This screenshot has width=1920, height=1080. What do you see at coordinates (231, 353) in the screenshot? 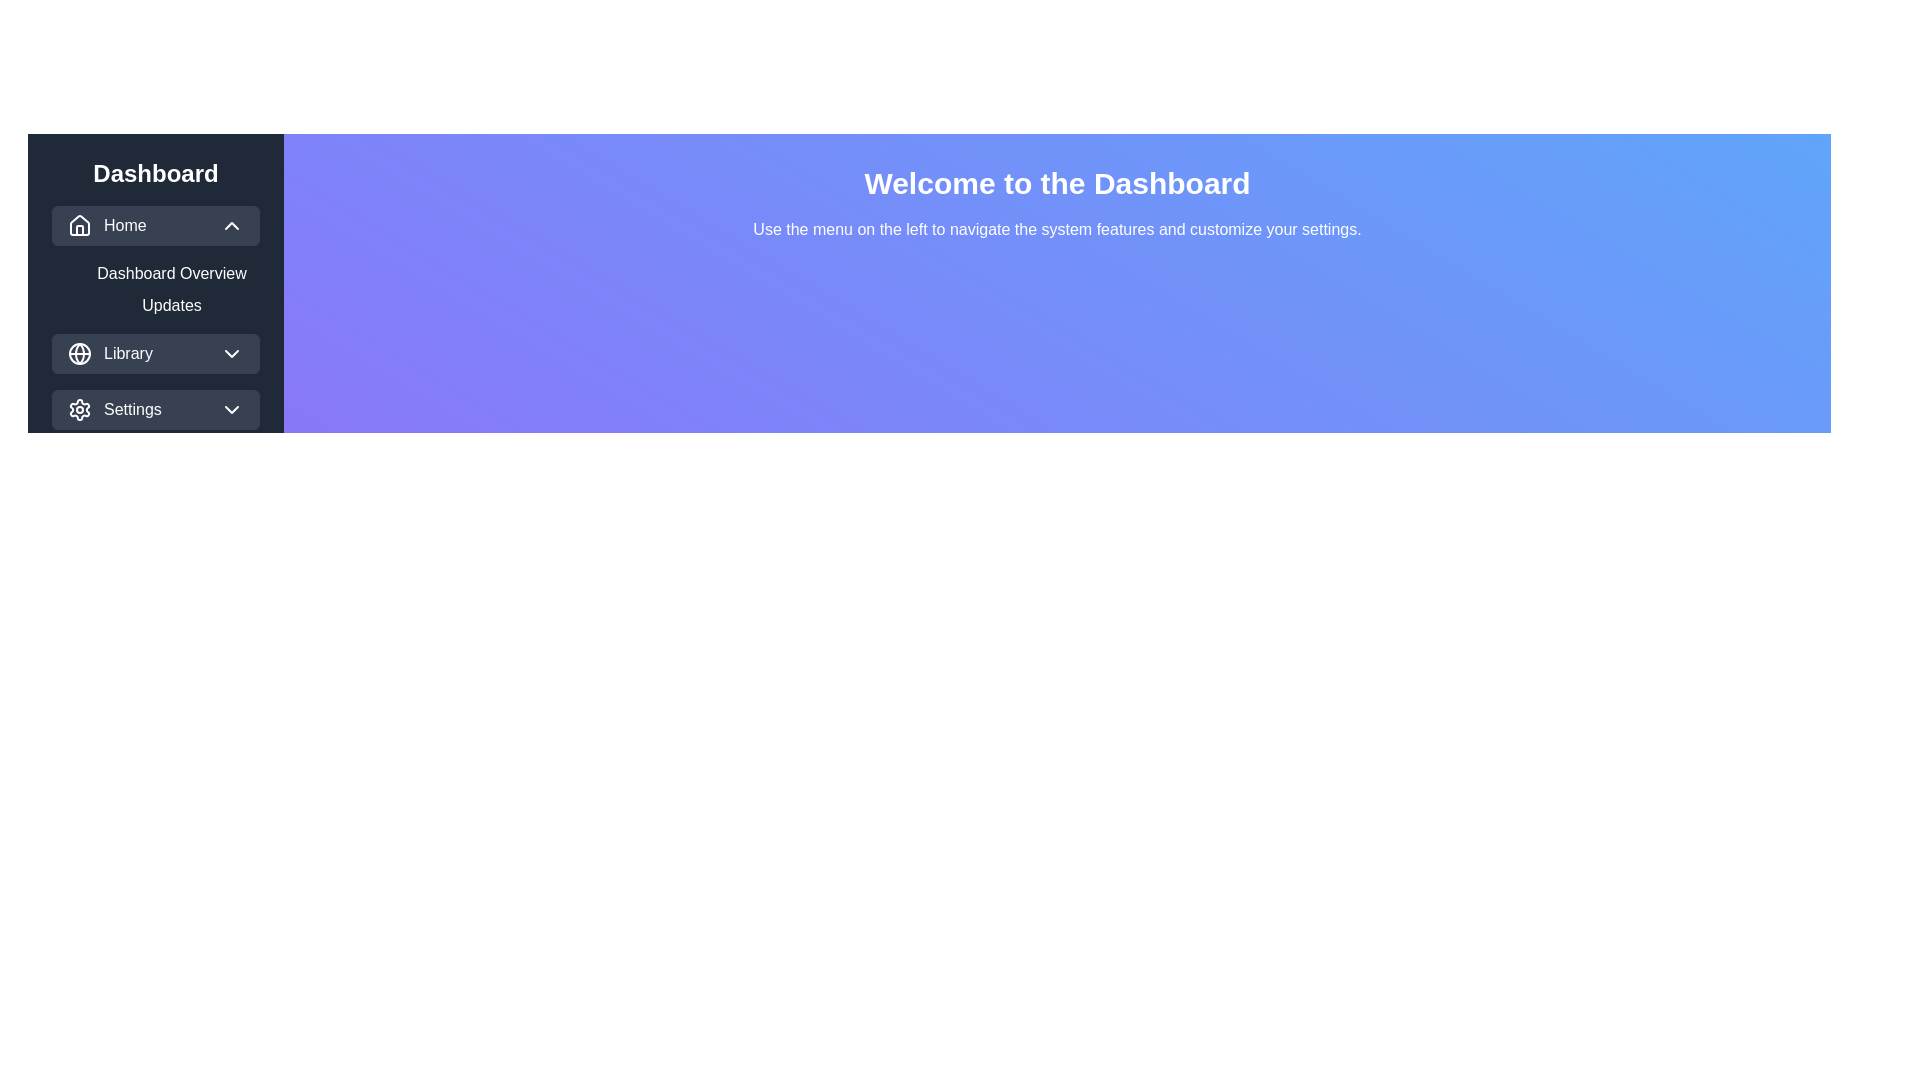
I see `the downward-pointing chevron icon located to the right of the 'Library' button in the sidebar navigation panel` at bounding box center [231, 353].